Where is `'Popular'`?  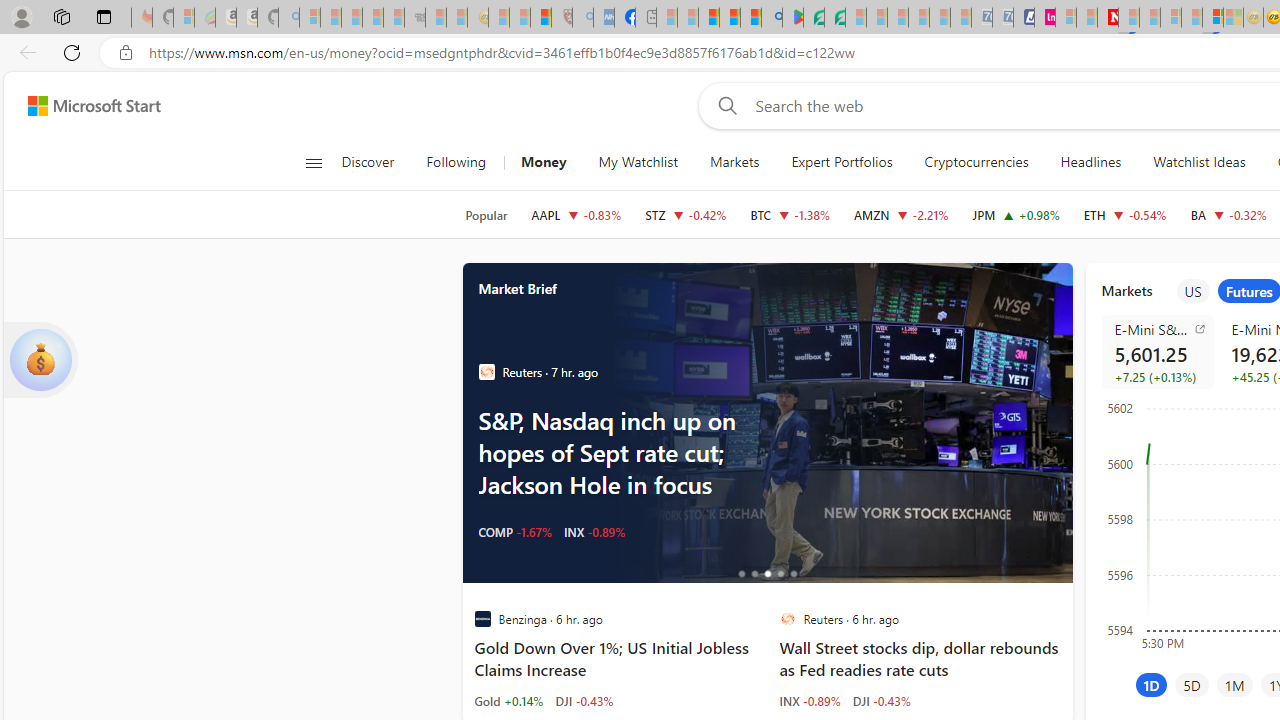
'Popular' is located at coordinates (486, 215).